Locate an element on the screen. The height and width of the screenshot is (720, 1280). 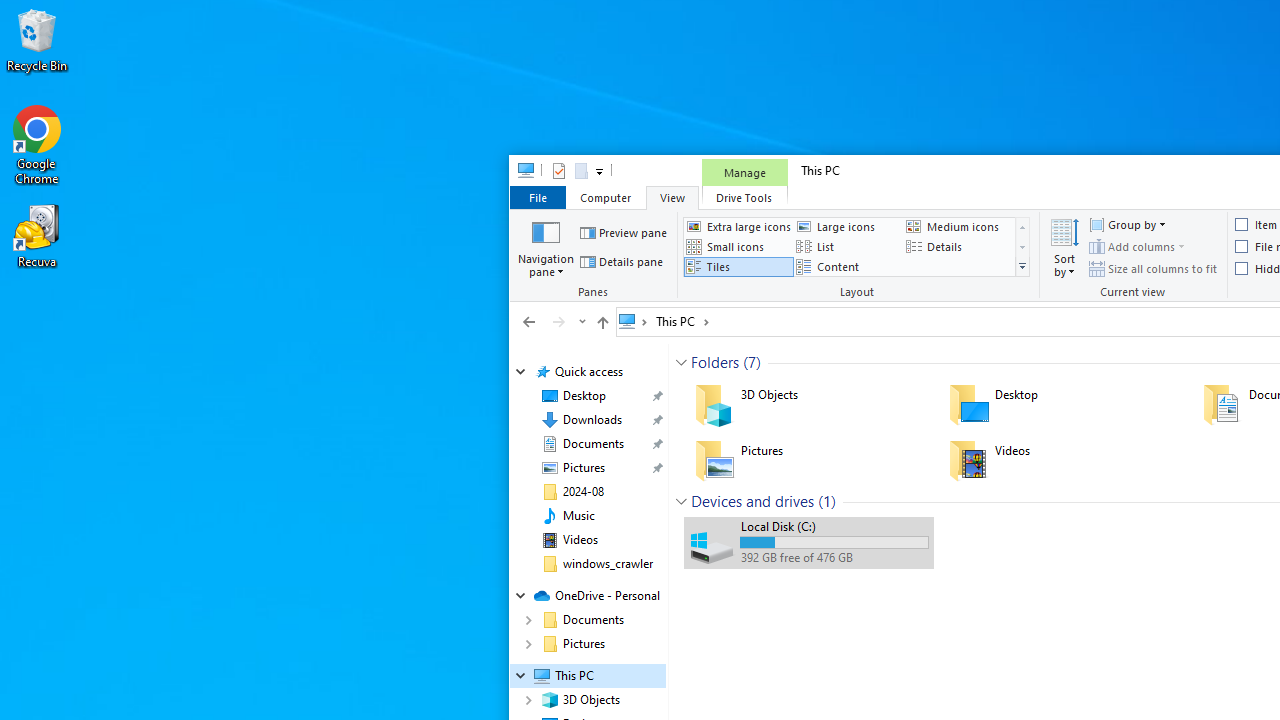
'Properties' is located at coordinates (558, 168).